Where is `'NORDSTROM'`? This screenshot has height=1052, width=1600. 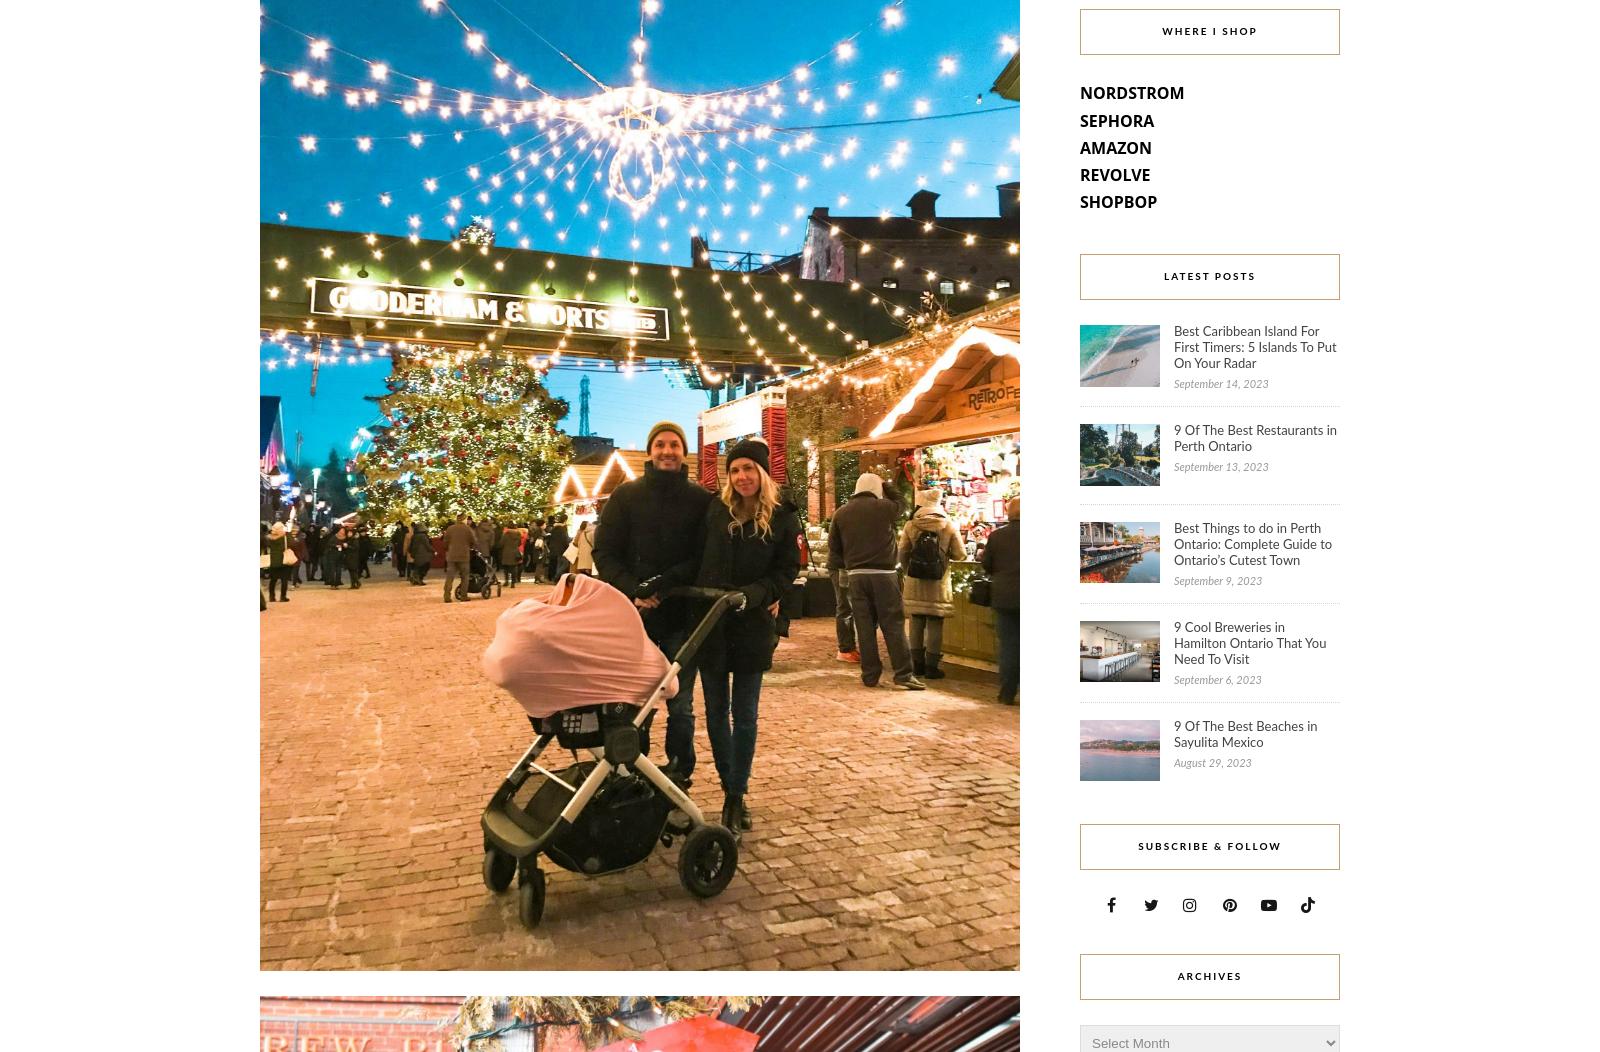 'NORDSTROM' is located at coordinates (1080, 92).